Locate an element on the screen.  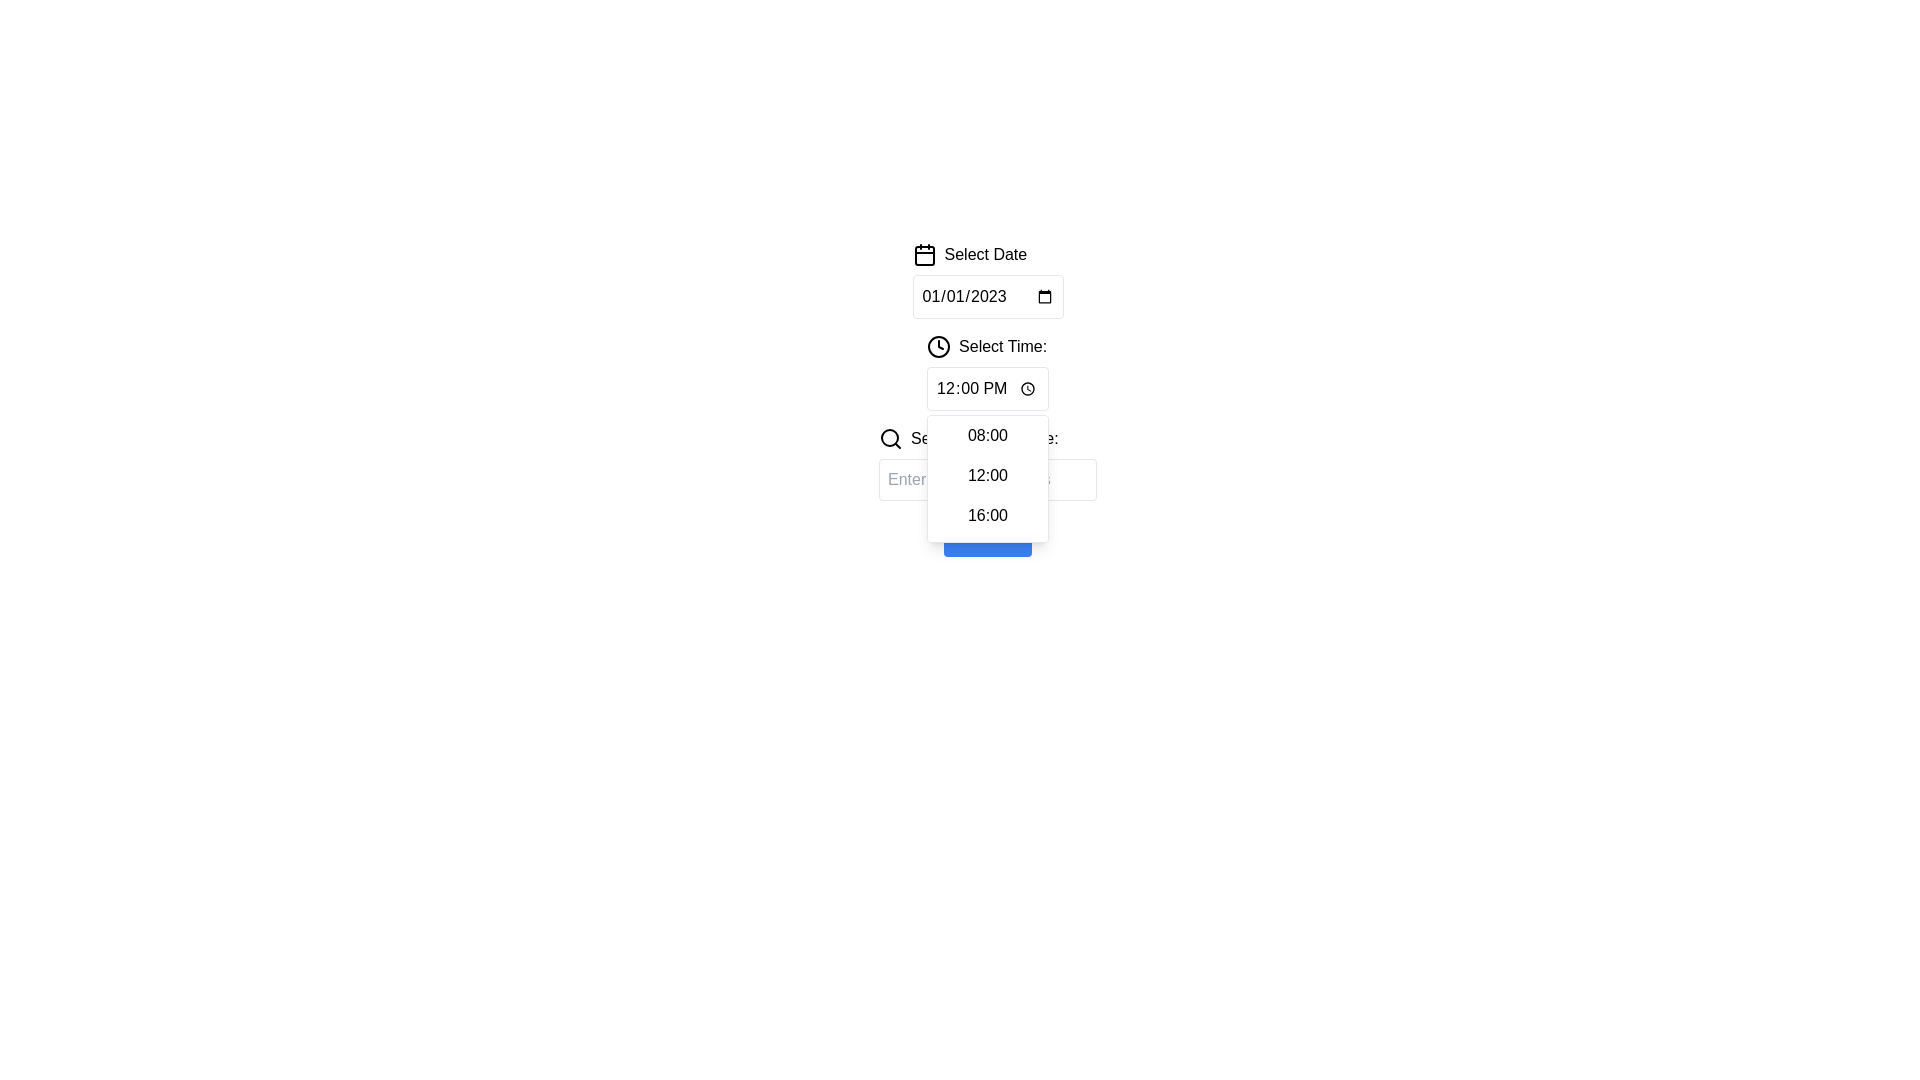
the magnifying glass icon representing the search function, located to the immediate left of the 'Search Date & Time:' text is located at coordinates (890, 438).